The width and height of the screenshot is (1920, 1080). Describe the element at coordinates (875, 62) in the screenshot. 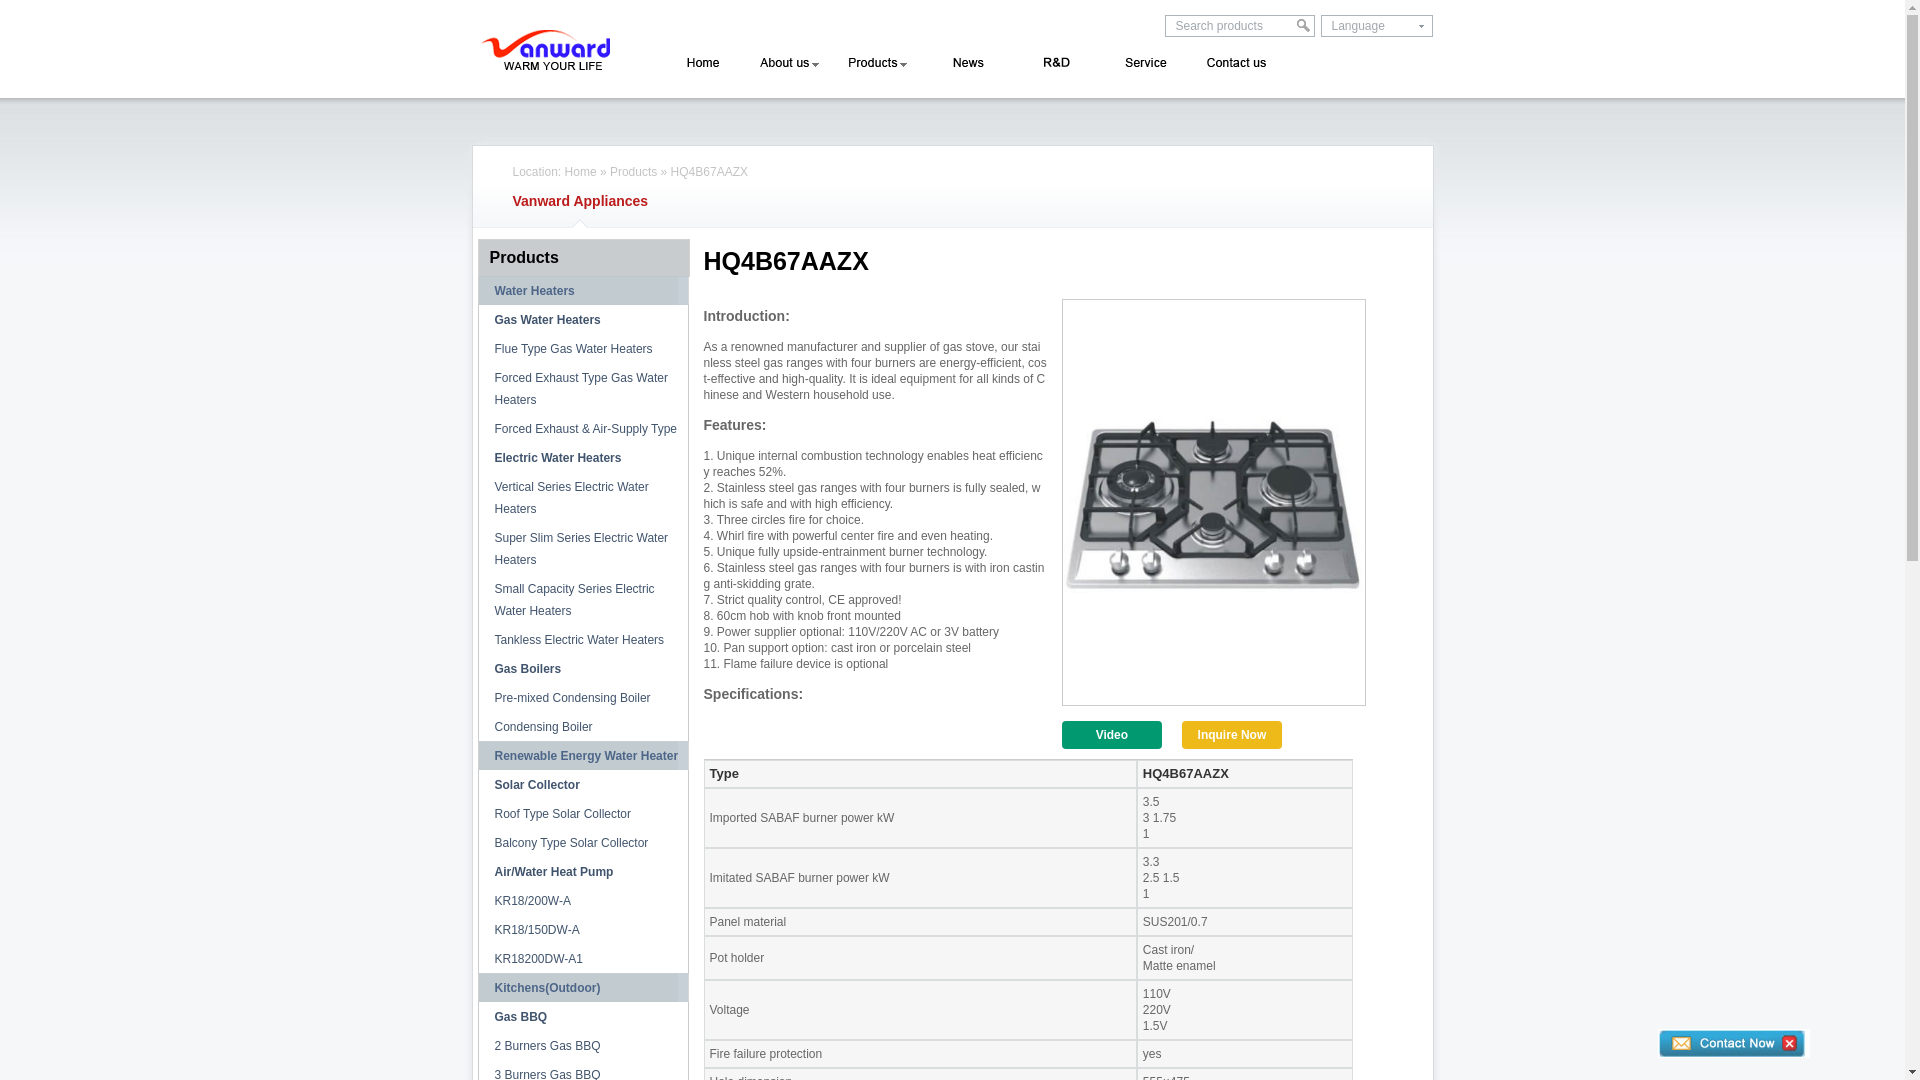

I see `'Products'` at that location.